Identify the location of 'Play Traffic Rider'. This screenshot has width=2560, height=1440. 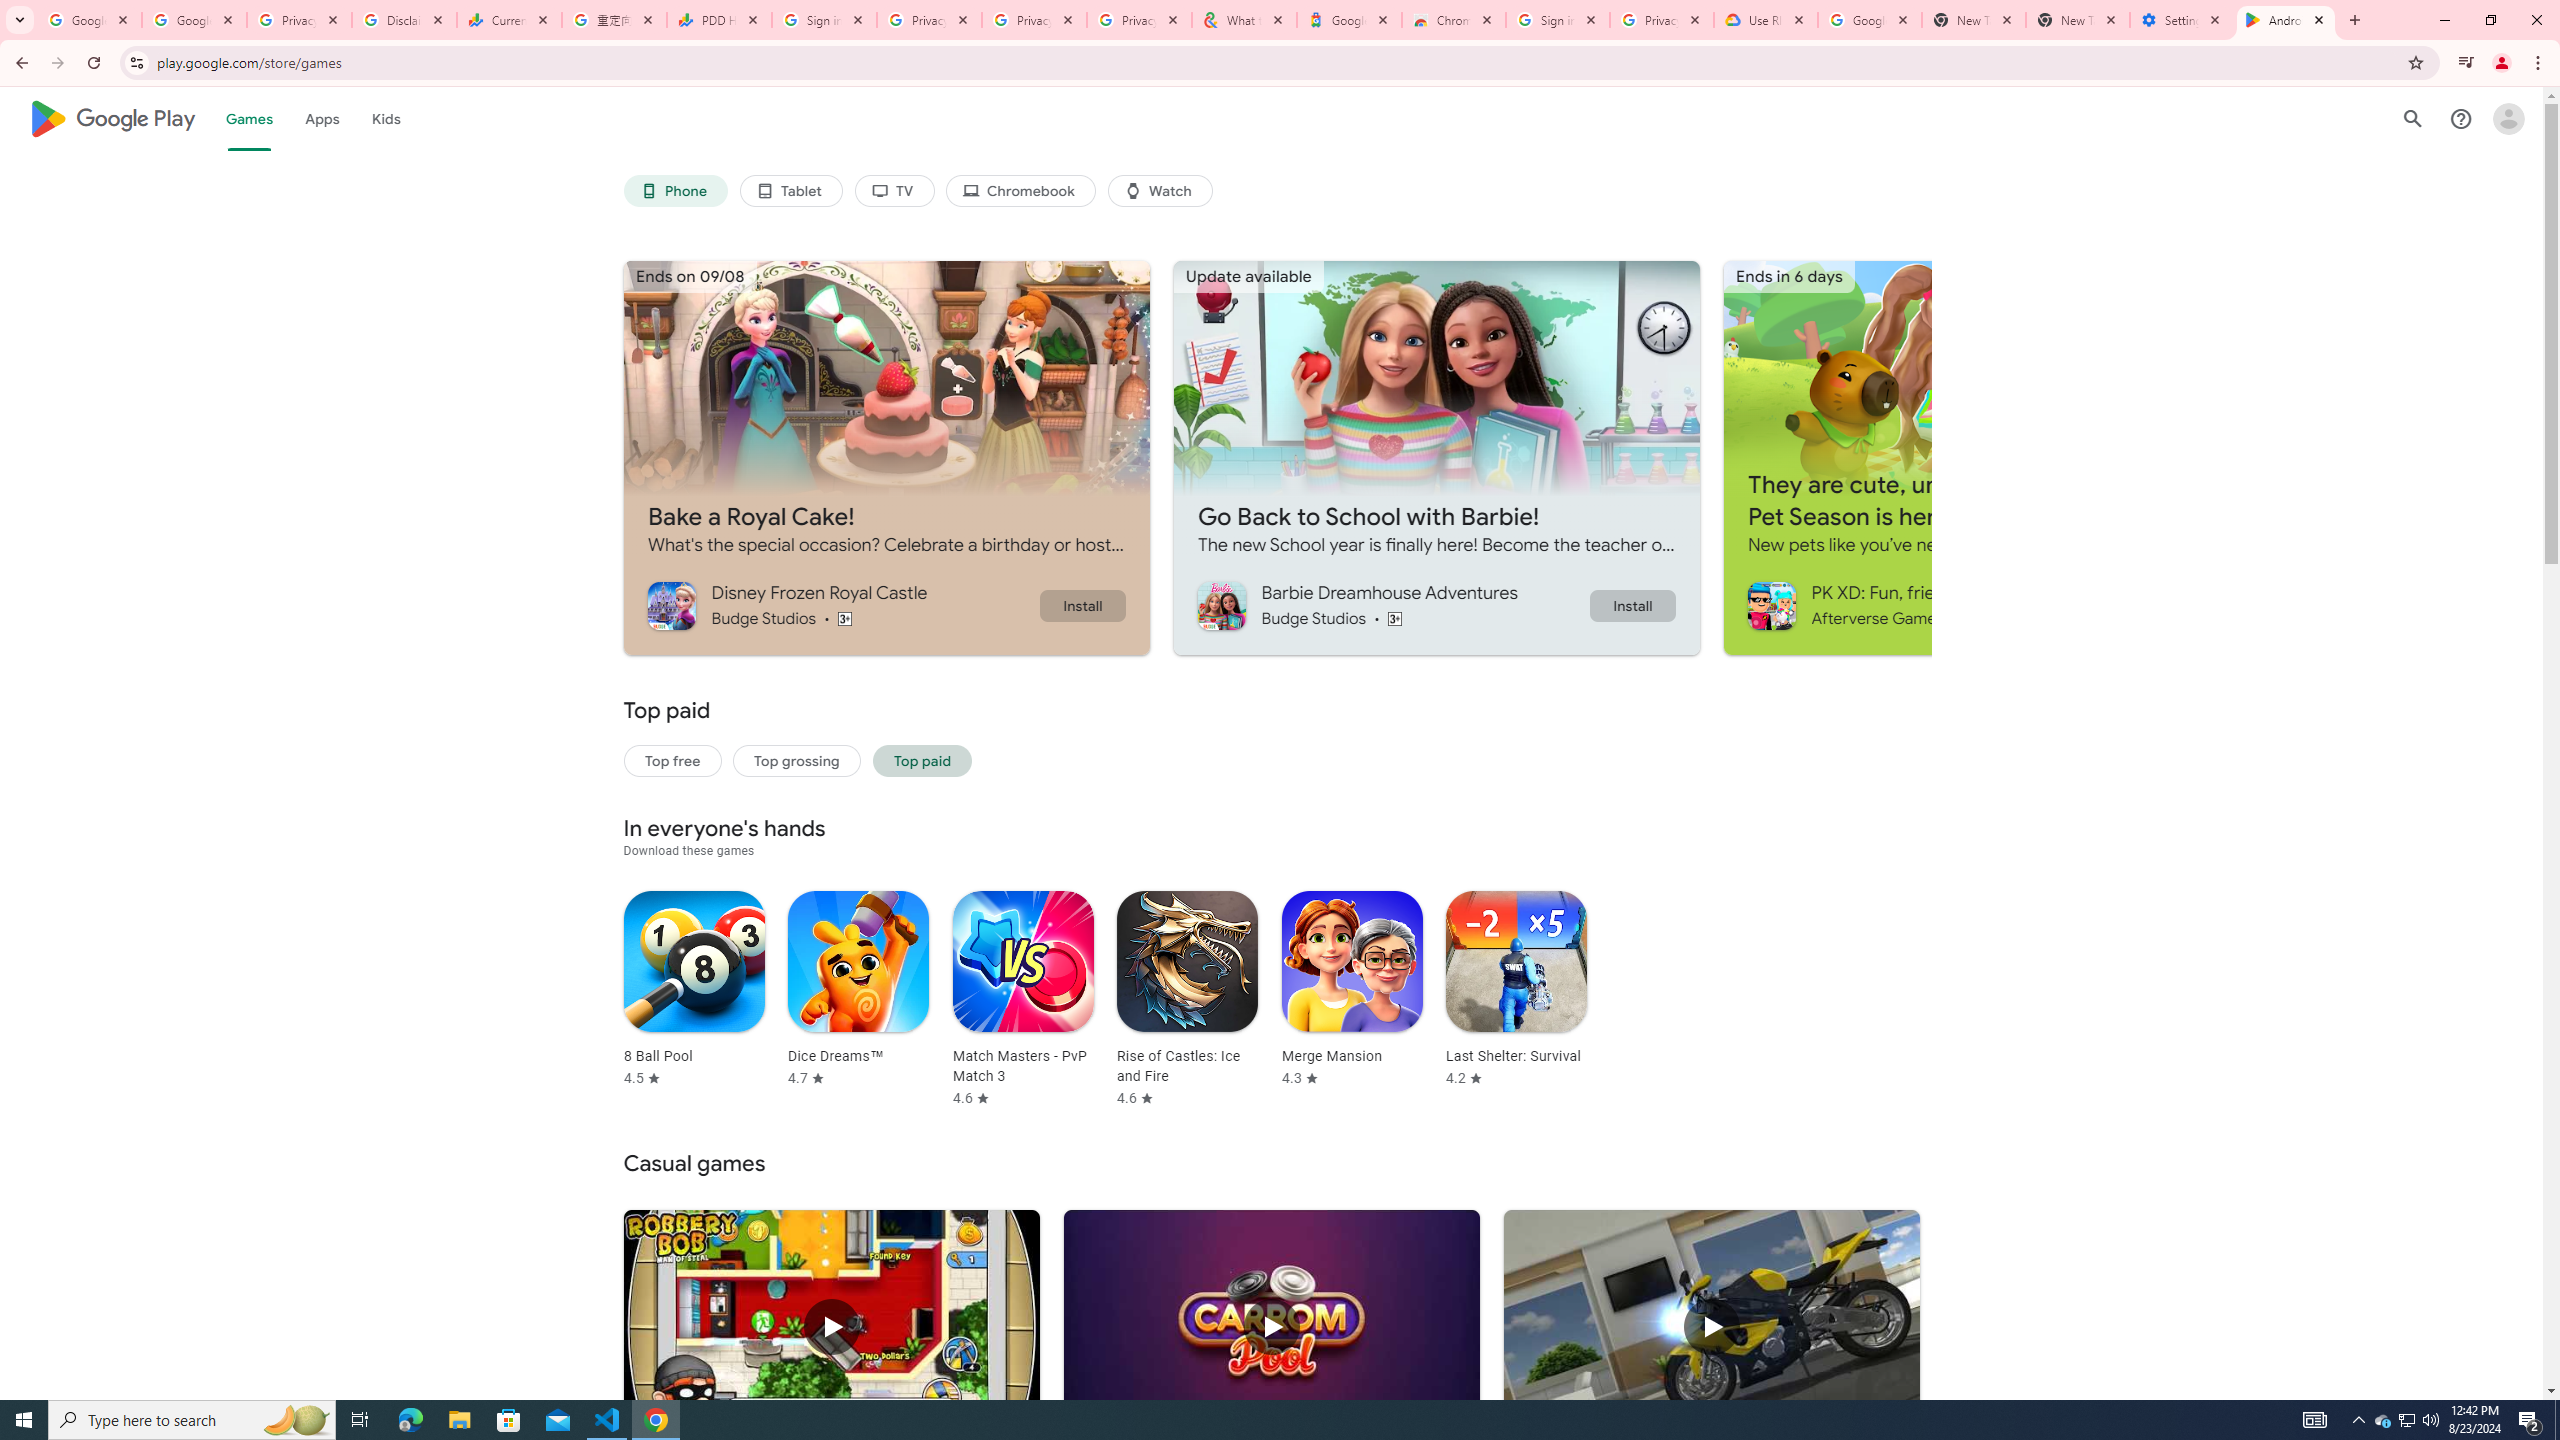
(1711, 1326).